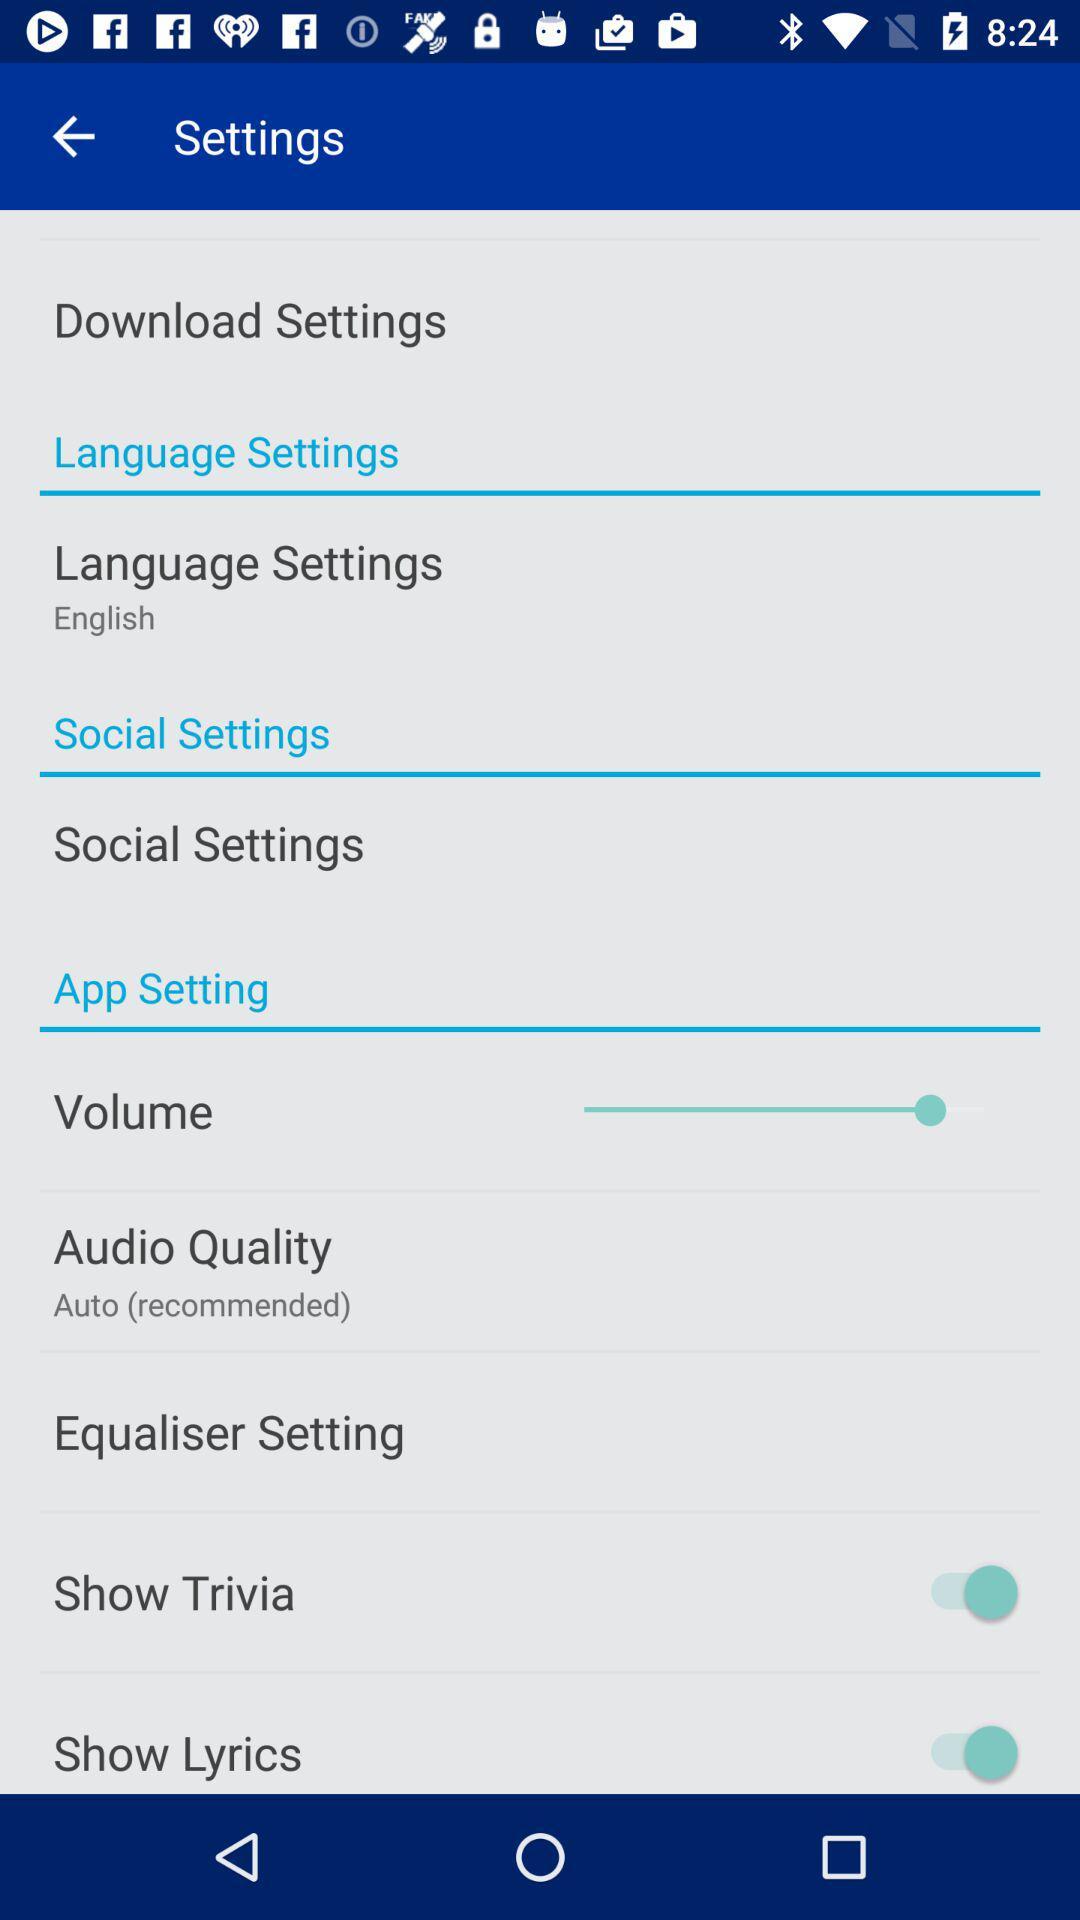  What do you see at coordinates (540, 731) in the screenshot?
I see `the text which is below the english` at bounding box center [540, 731].